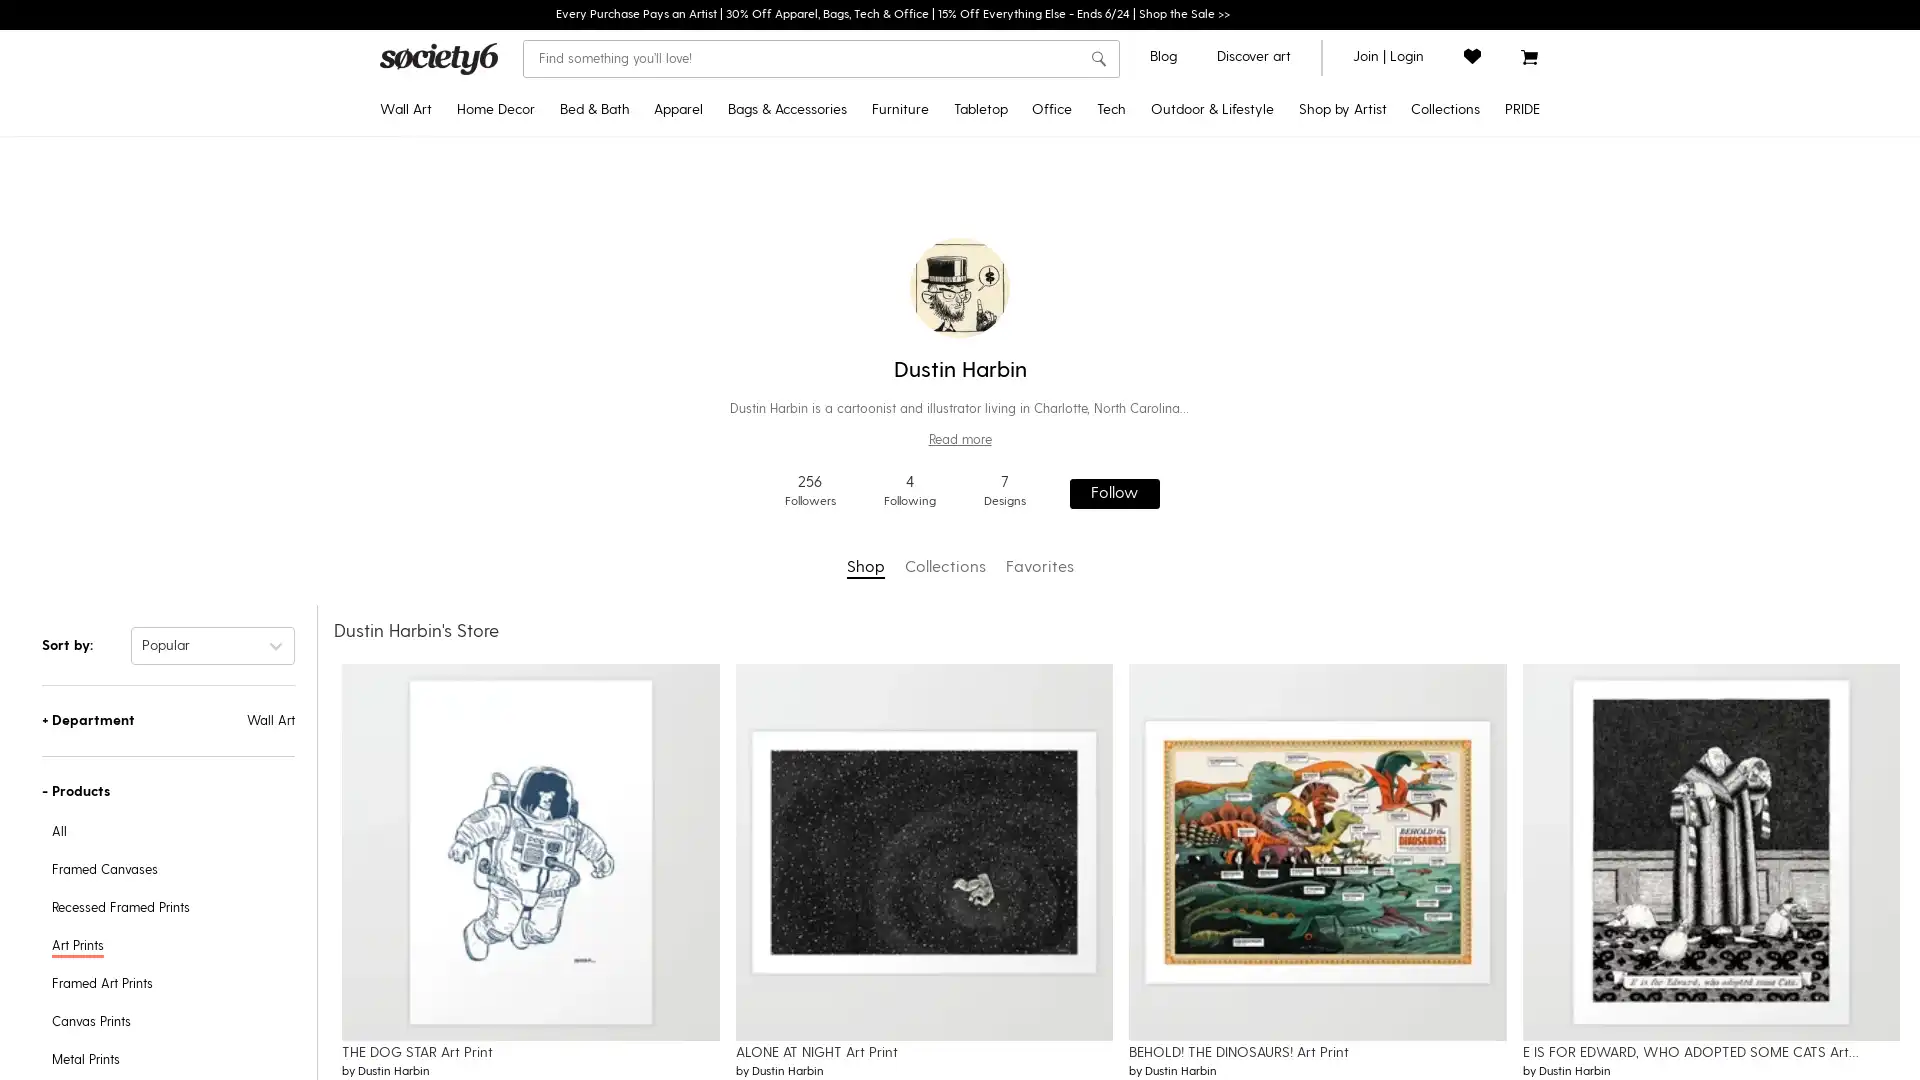 The width and height of the screenshot is (1920, 1080). I want to click on Pattern Play, so click(1371, 451).